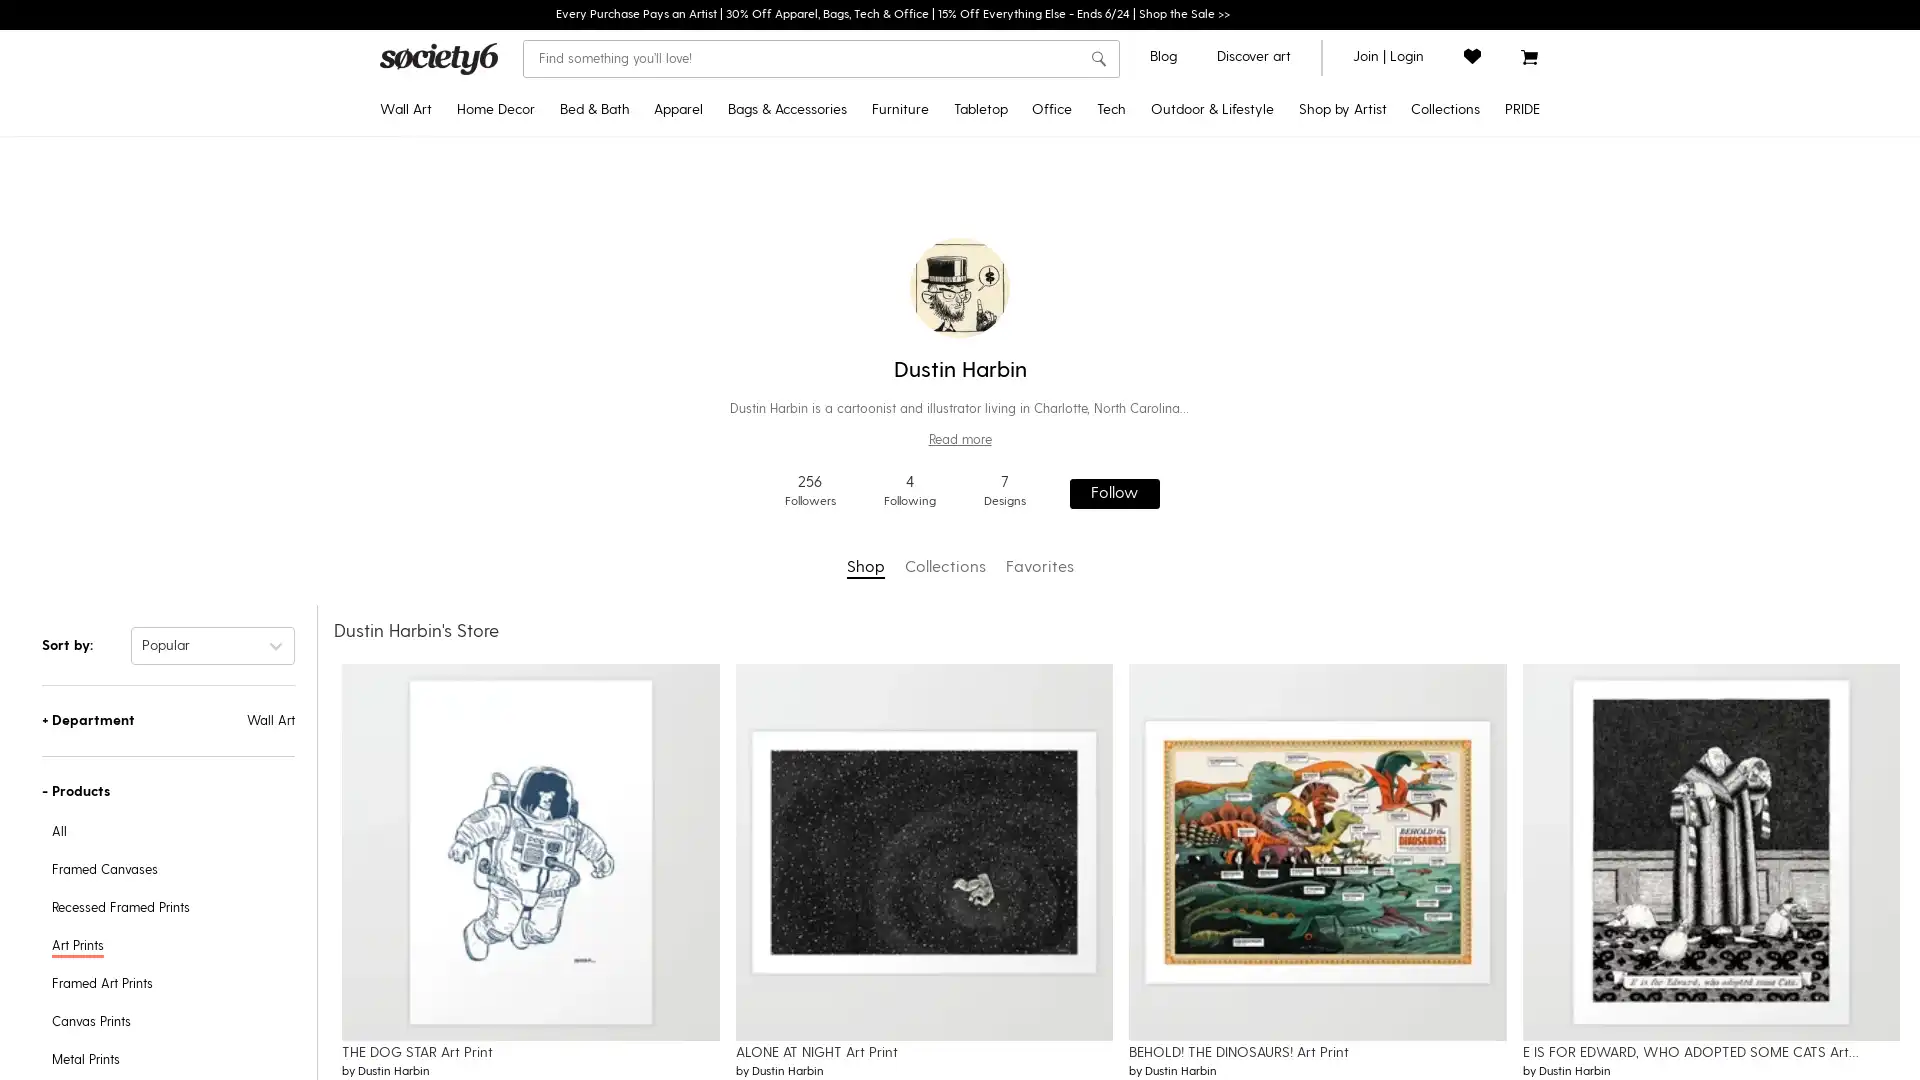 The width and height of the screenshot is (1920, 1080). I want to click on Pattern Play, so click(1371, 451).